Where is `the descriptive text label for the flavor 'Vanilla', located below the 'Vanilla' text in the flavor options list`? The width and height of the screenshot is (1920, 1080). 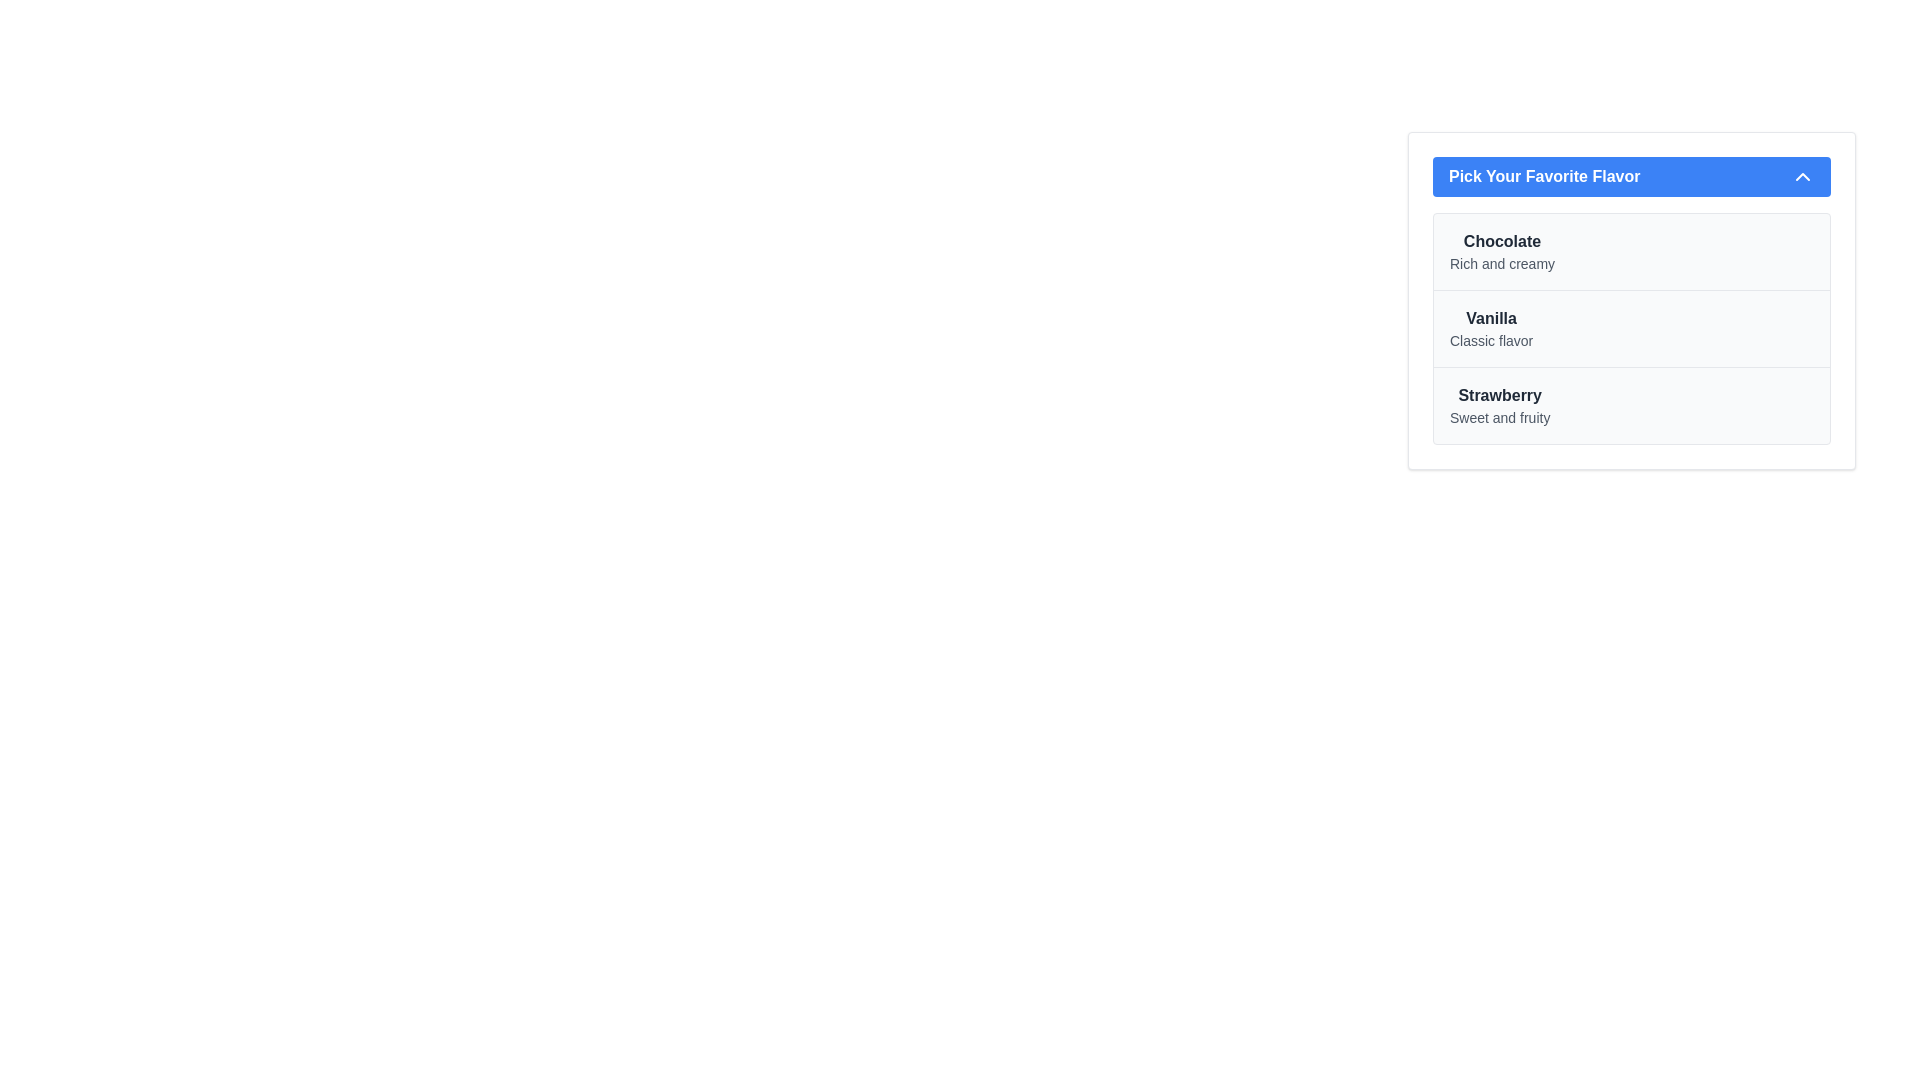
the descriptive text label for the flavor 'Vanilla', located below the 'Vanilla' text in the flavor options list is located at coordinates (1491, 339).